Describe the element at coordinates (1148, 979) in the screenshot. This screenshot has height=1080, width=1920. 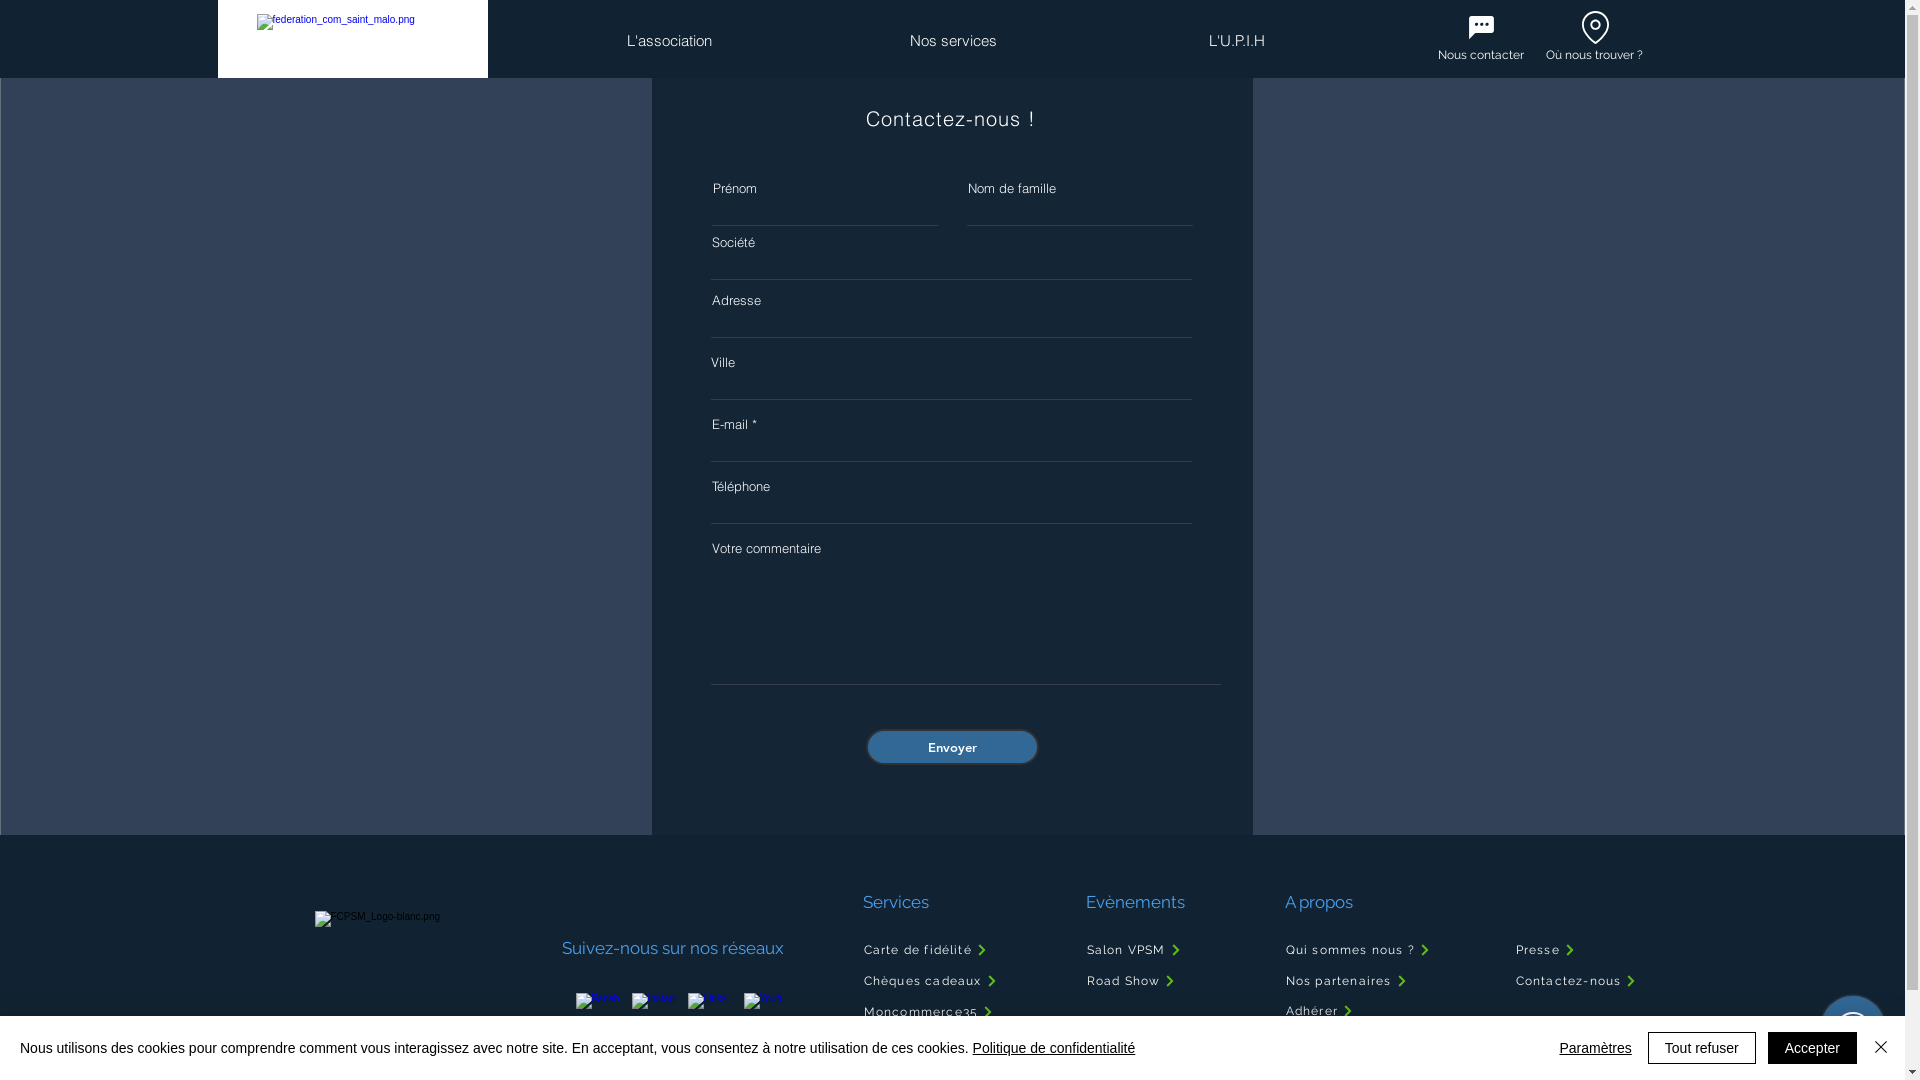
I see `'Road Show'` at that location.